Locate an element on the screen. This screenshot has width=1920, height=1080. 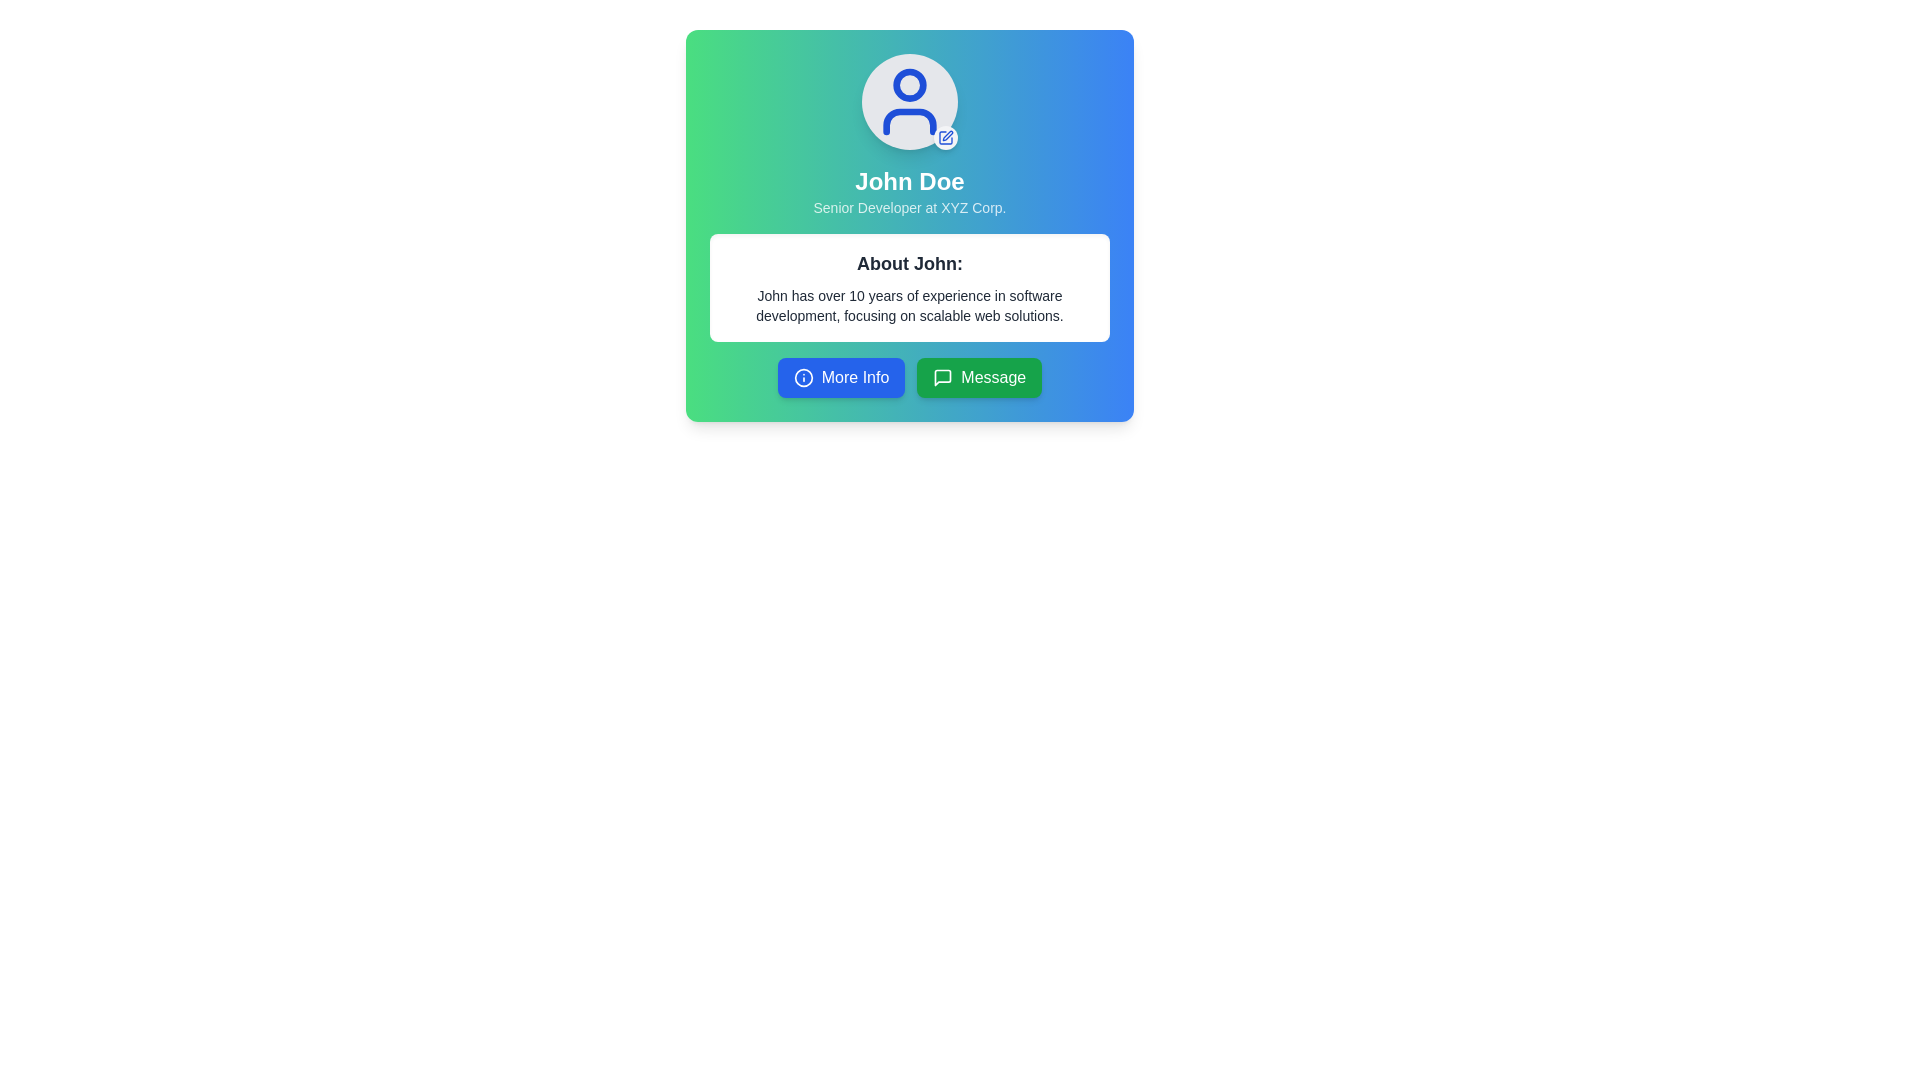
the 'Message' button, which has a green background, rounded corners, and white text next to a speech bubble icon, located below the 'About John:' section is located at coordinates (979, 378).